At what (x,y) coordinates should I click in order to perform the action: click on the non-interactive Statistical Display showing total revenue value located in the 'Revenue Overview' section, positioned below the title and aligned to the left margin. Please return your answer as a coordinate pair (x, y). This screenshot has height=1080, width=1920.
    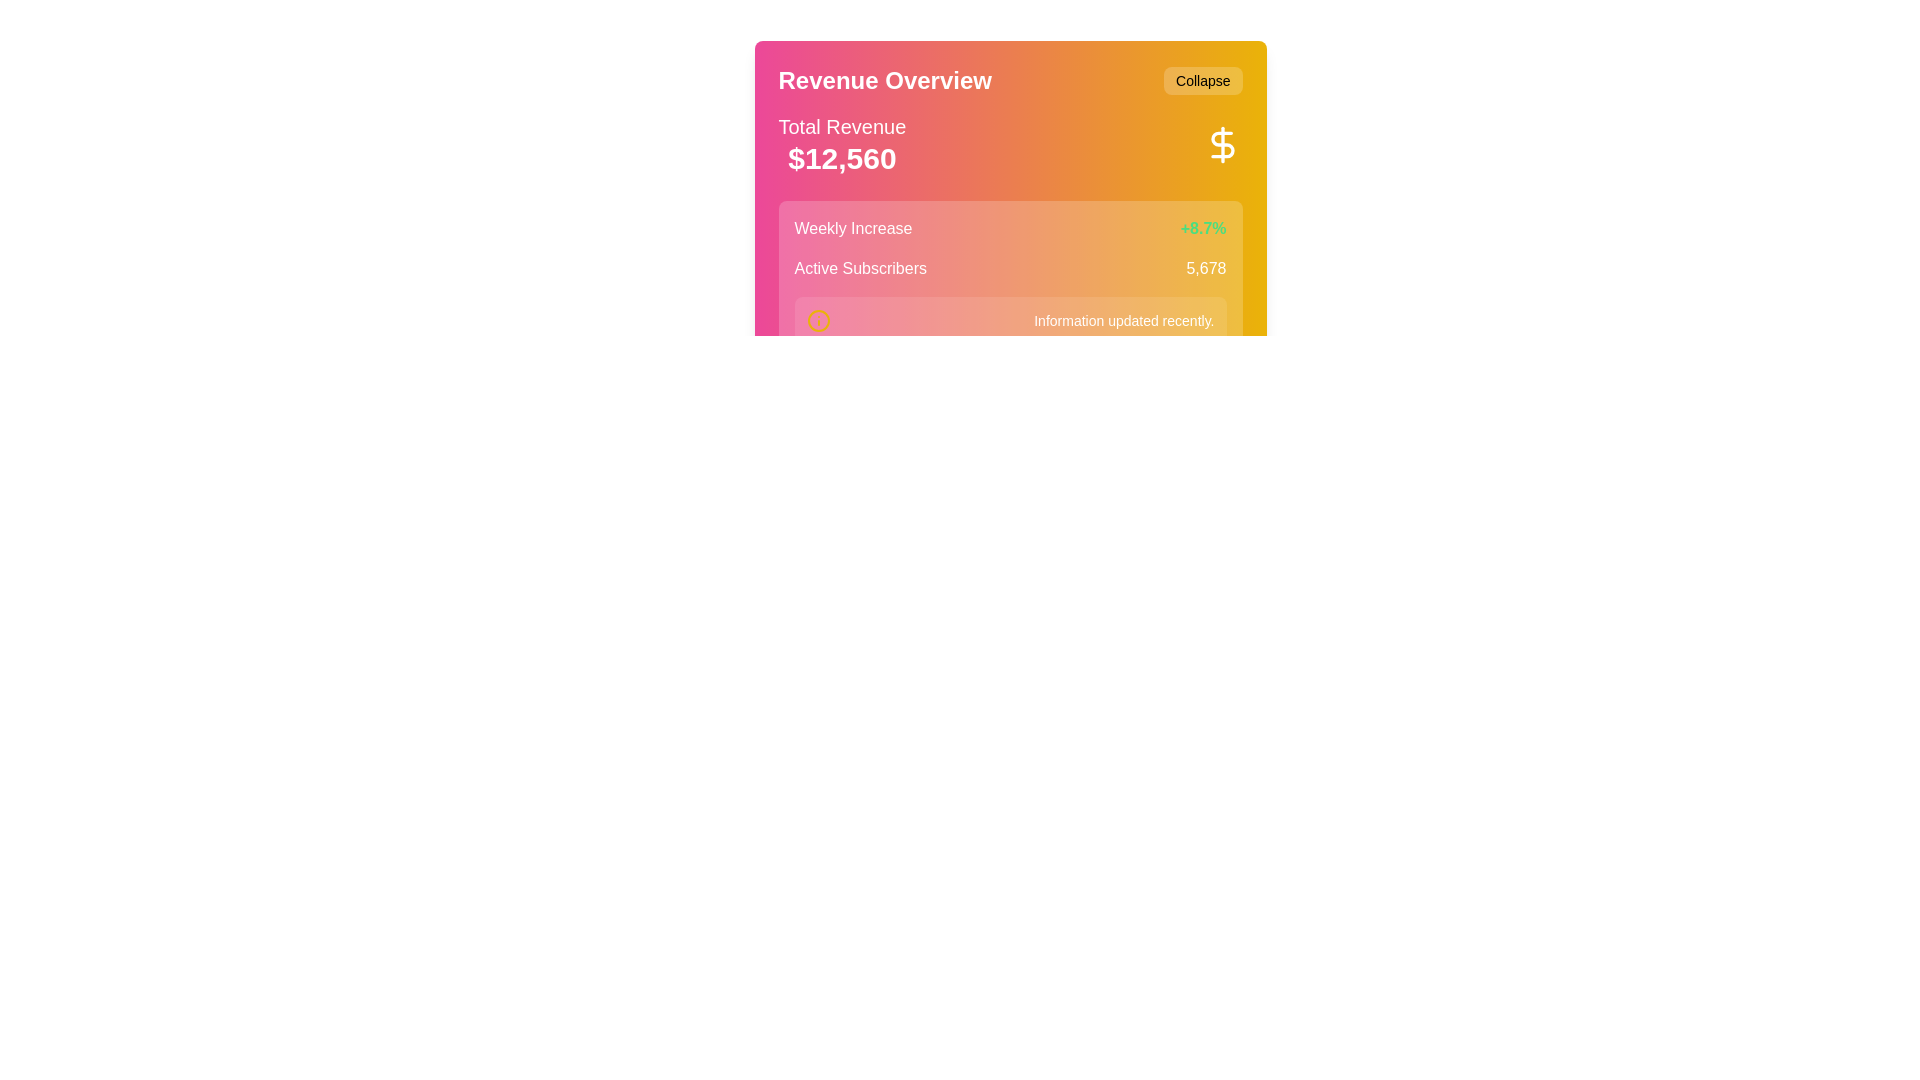
    Looking at the image, I should click on (842, 144).